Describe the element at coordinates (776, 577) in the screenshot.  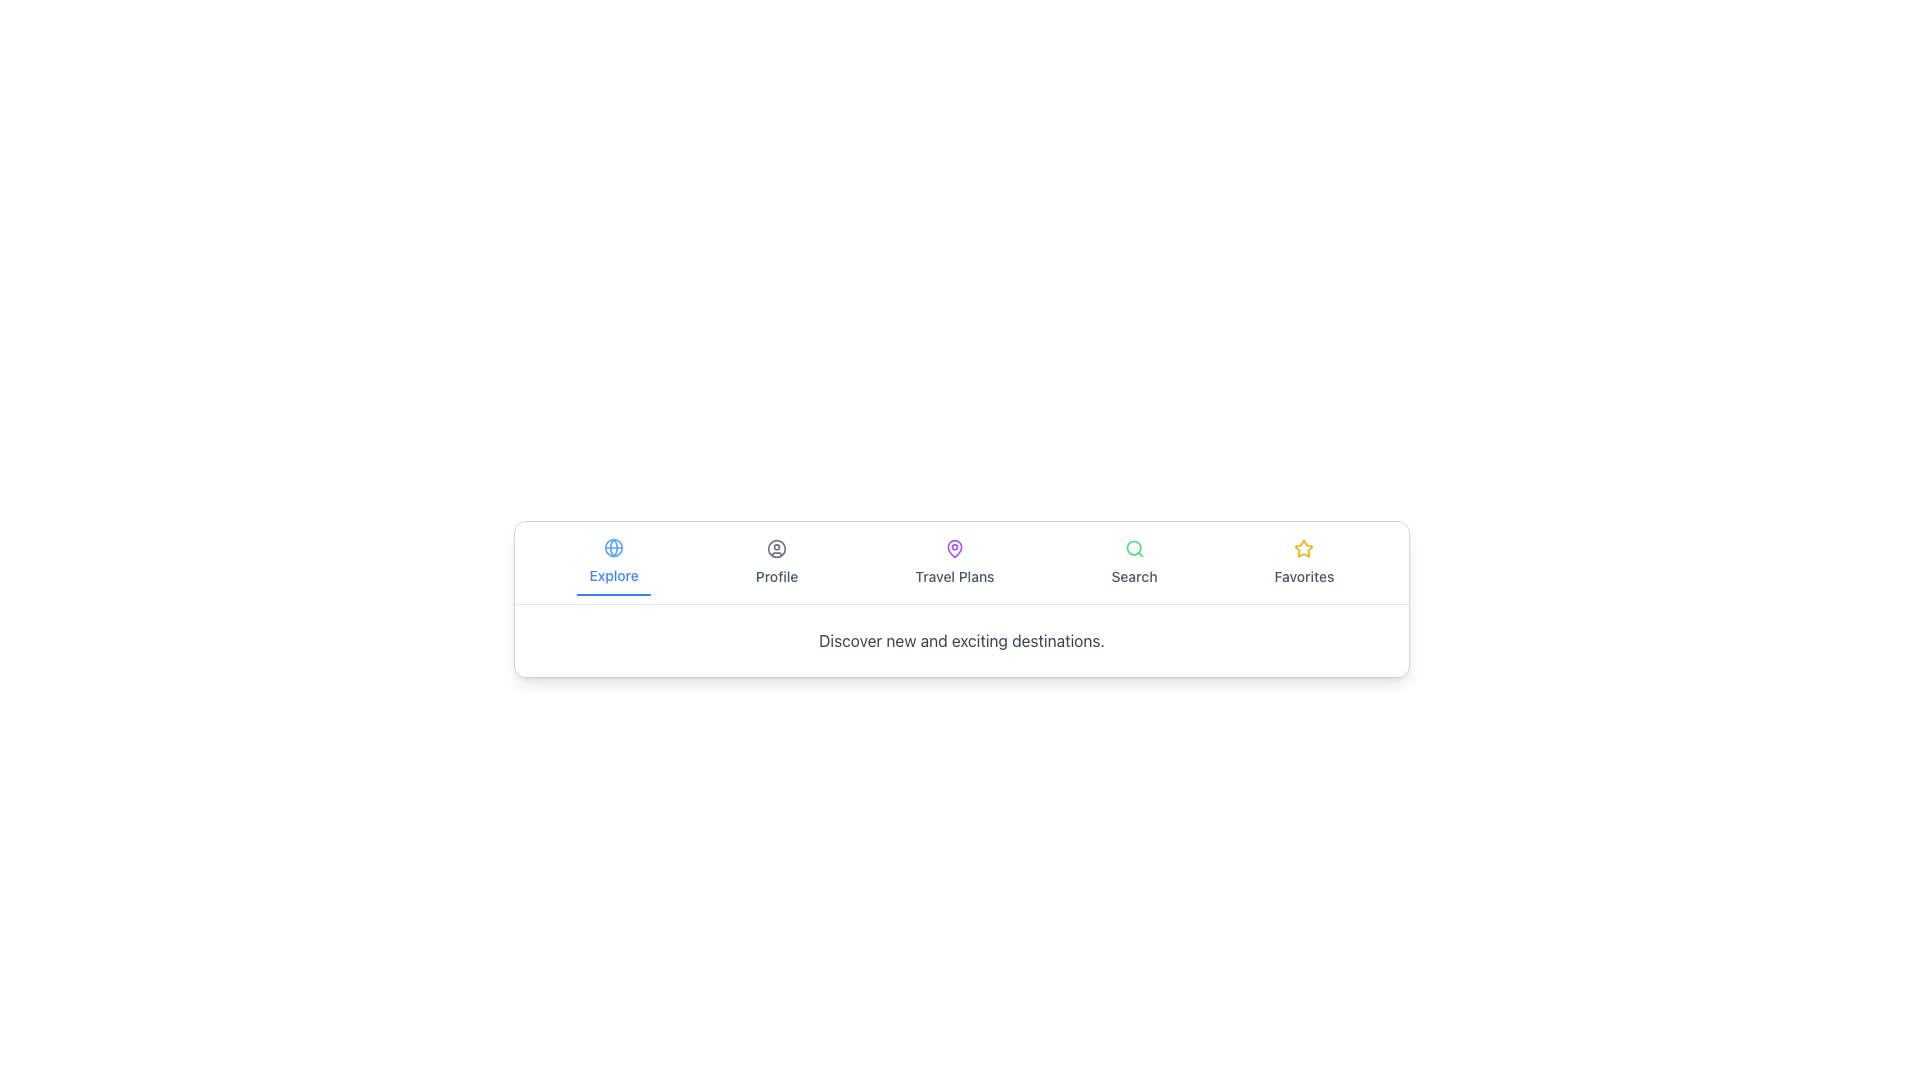
I see `the text label displaying 'Profile' located below the user icon in the bottom navigation bar` at that location.